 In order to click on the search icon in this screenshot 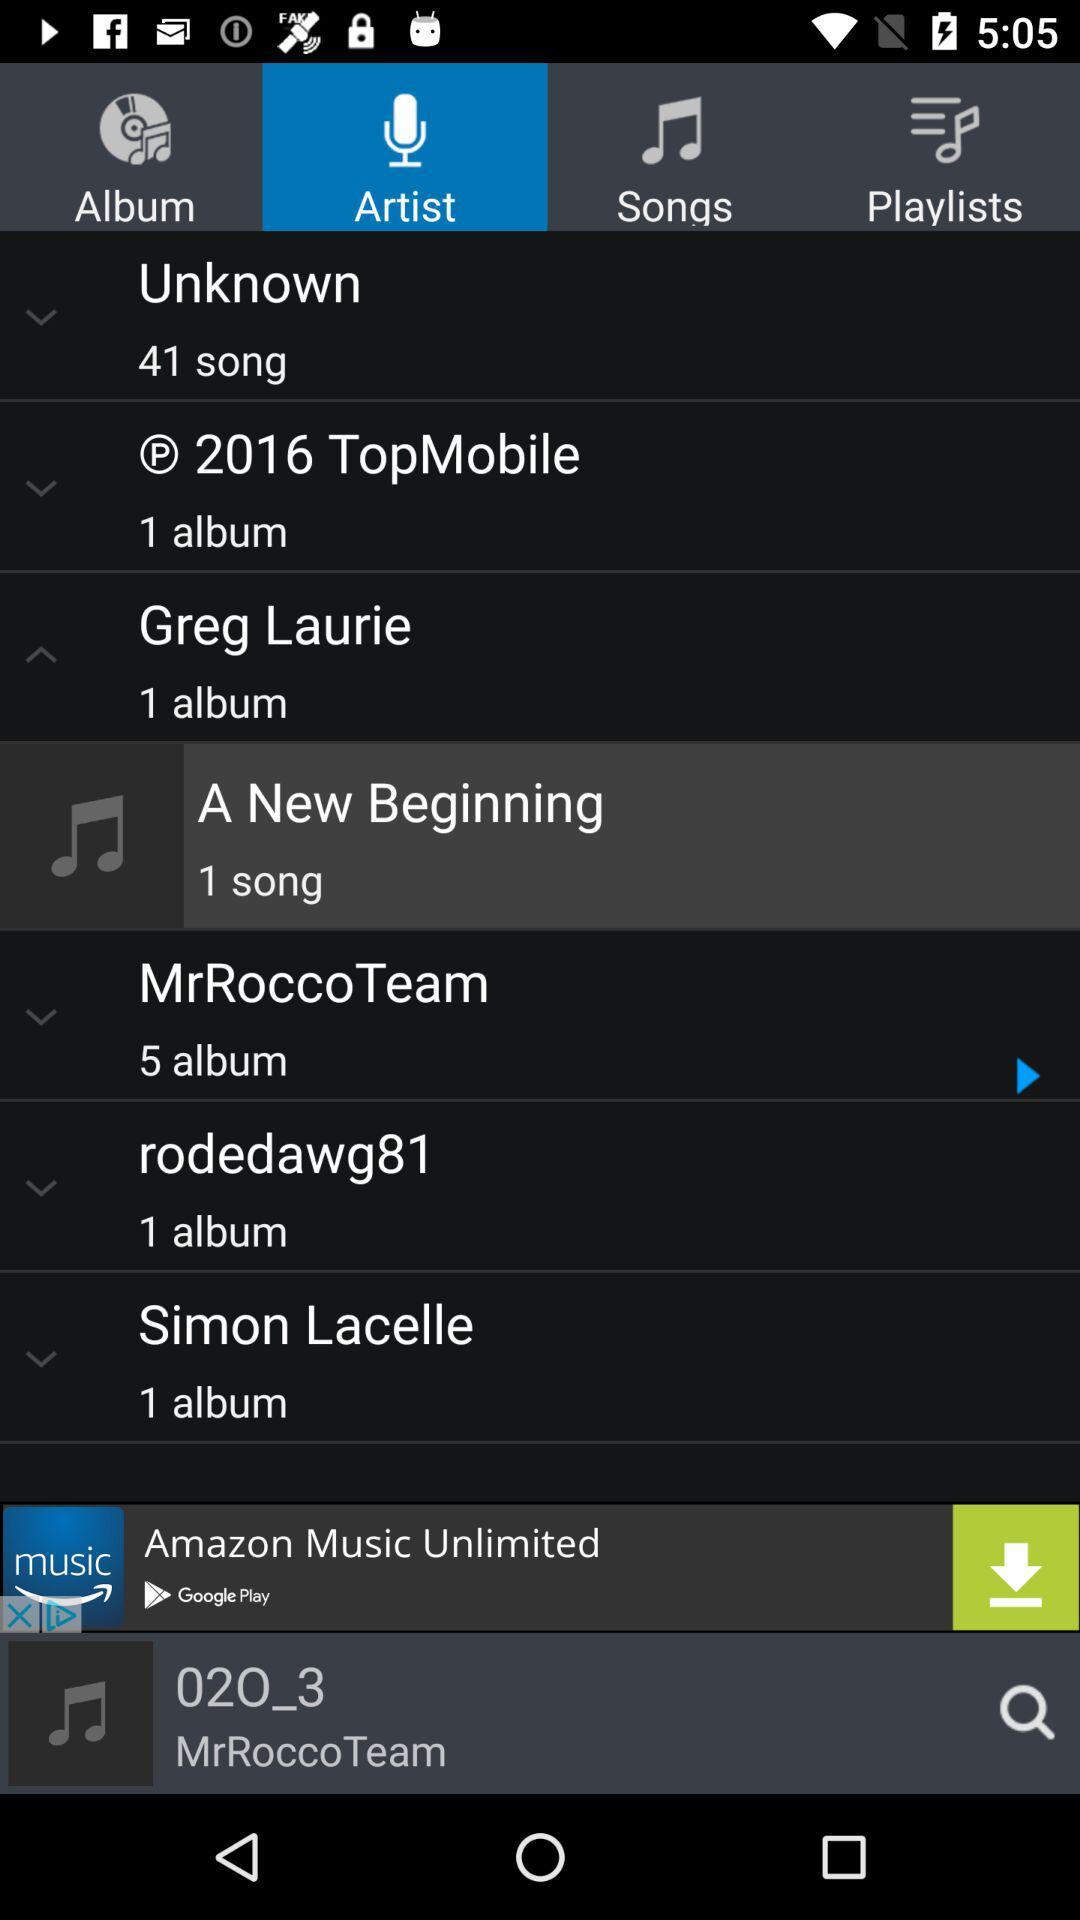, I will do `click(1021, 1712)`.